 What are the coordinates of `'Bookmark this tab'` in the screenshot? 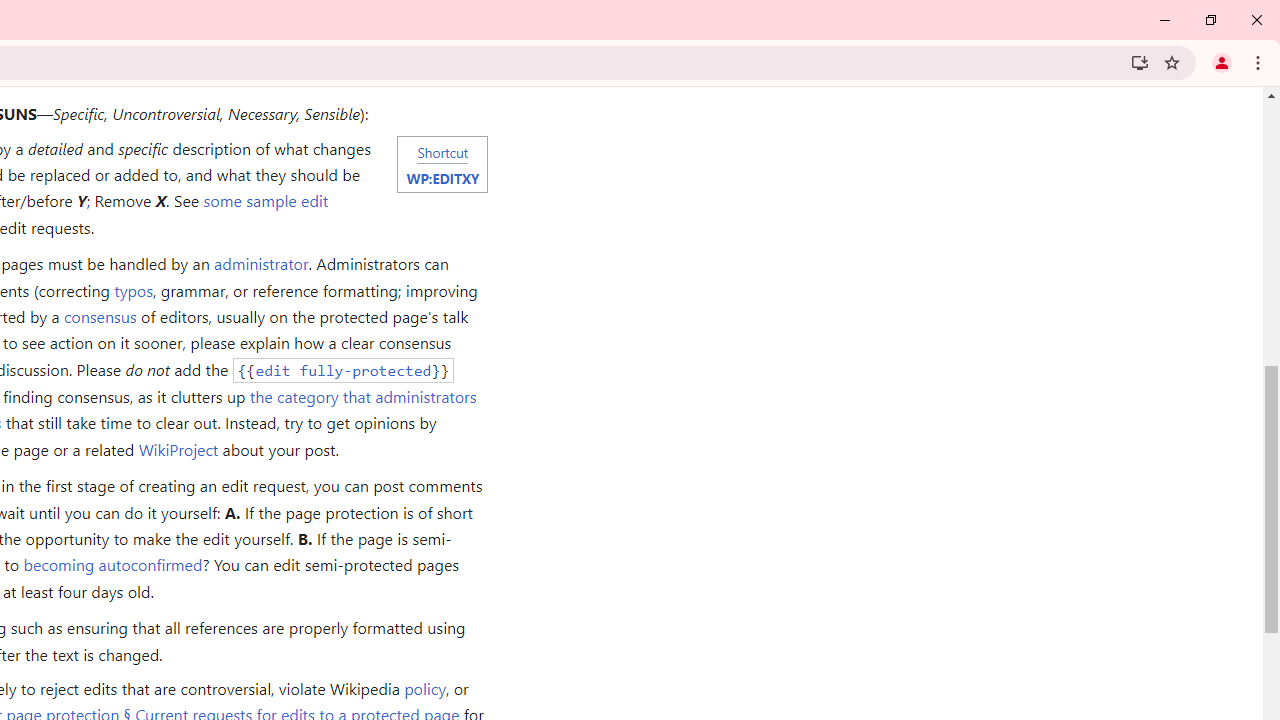 It's located at (1171, 61).